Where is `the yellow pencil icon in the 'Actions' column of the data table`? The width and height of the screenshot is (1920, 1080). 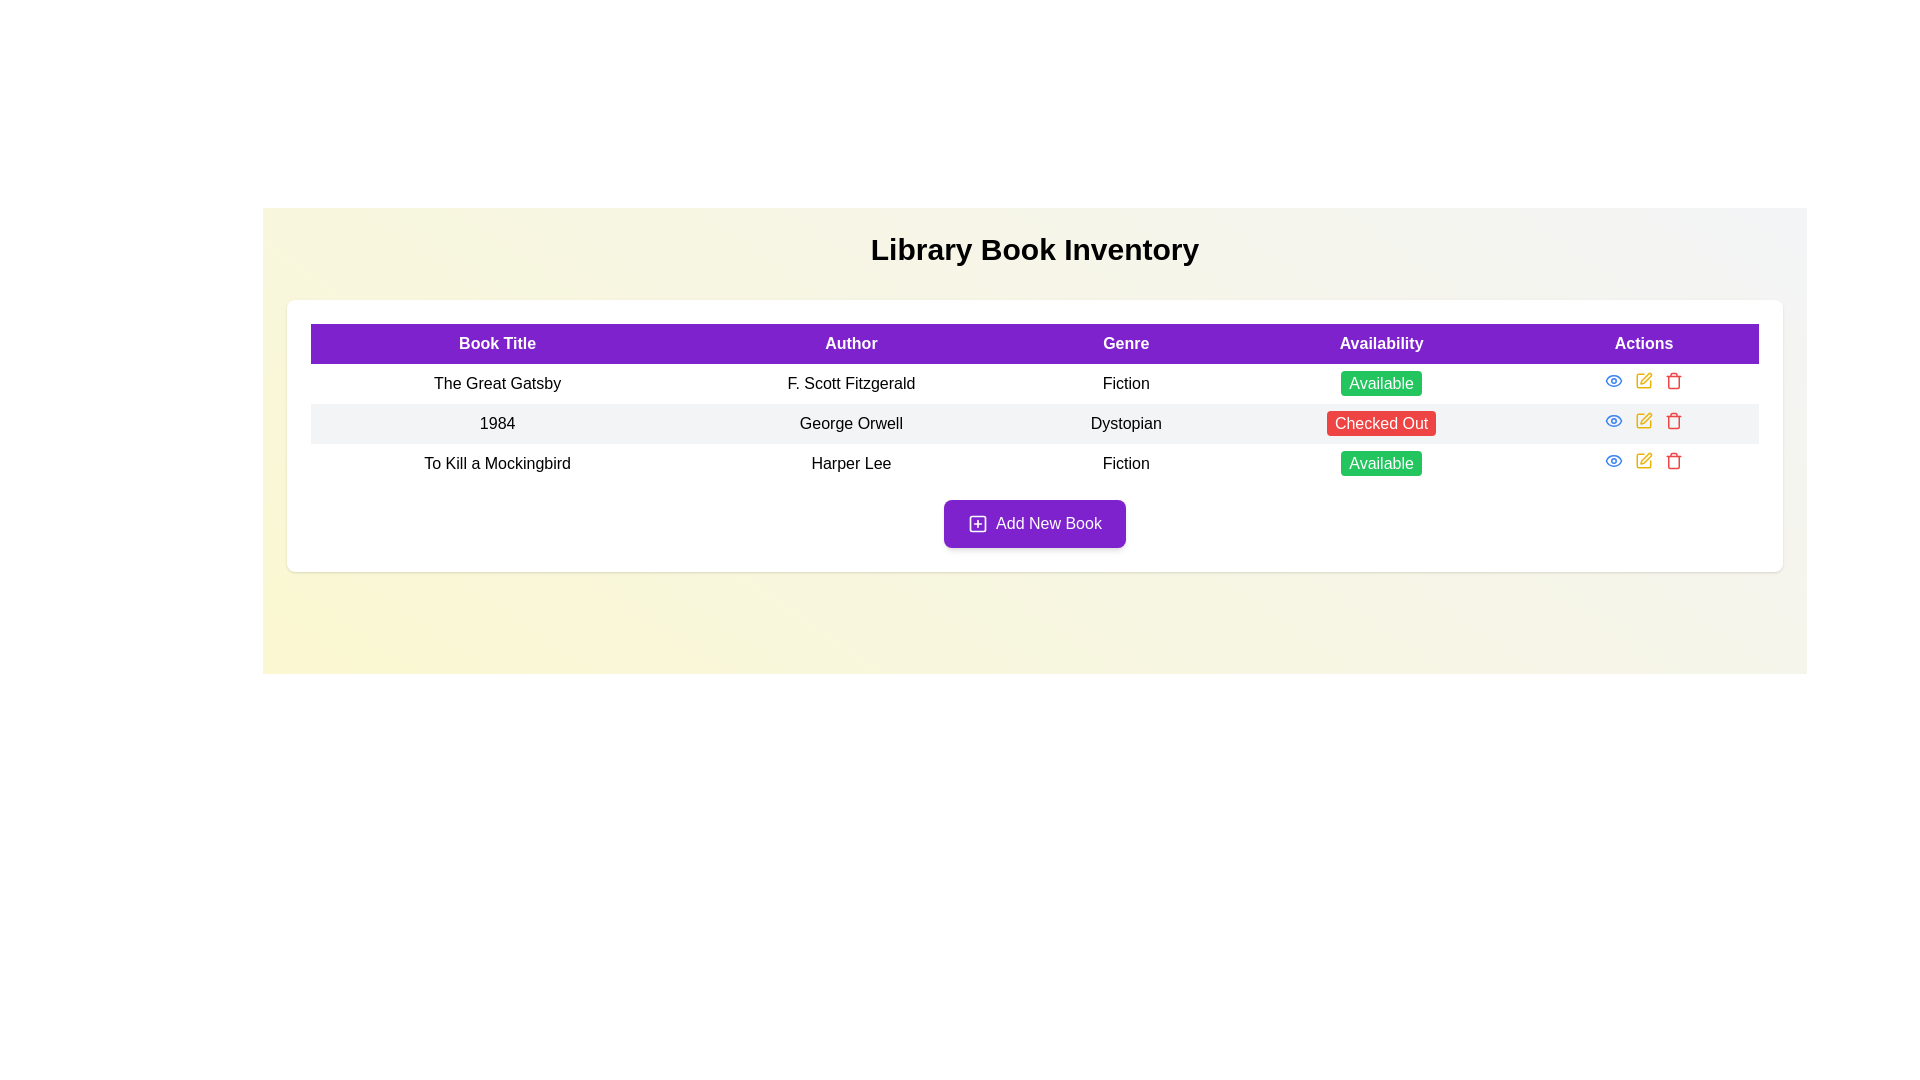
the yellow pencil icon in the 'Actions' column of the data table is located at coordinates (1646, 378).